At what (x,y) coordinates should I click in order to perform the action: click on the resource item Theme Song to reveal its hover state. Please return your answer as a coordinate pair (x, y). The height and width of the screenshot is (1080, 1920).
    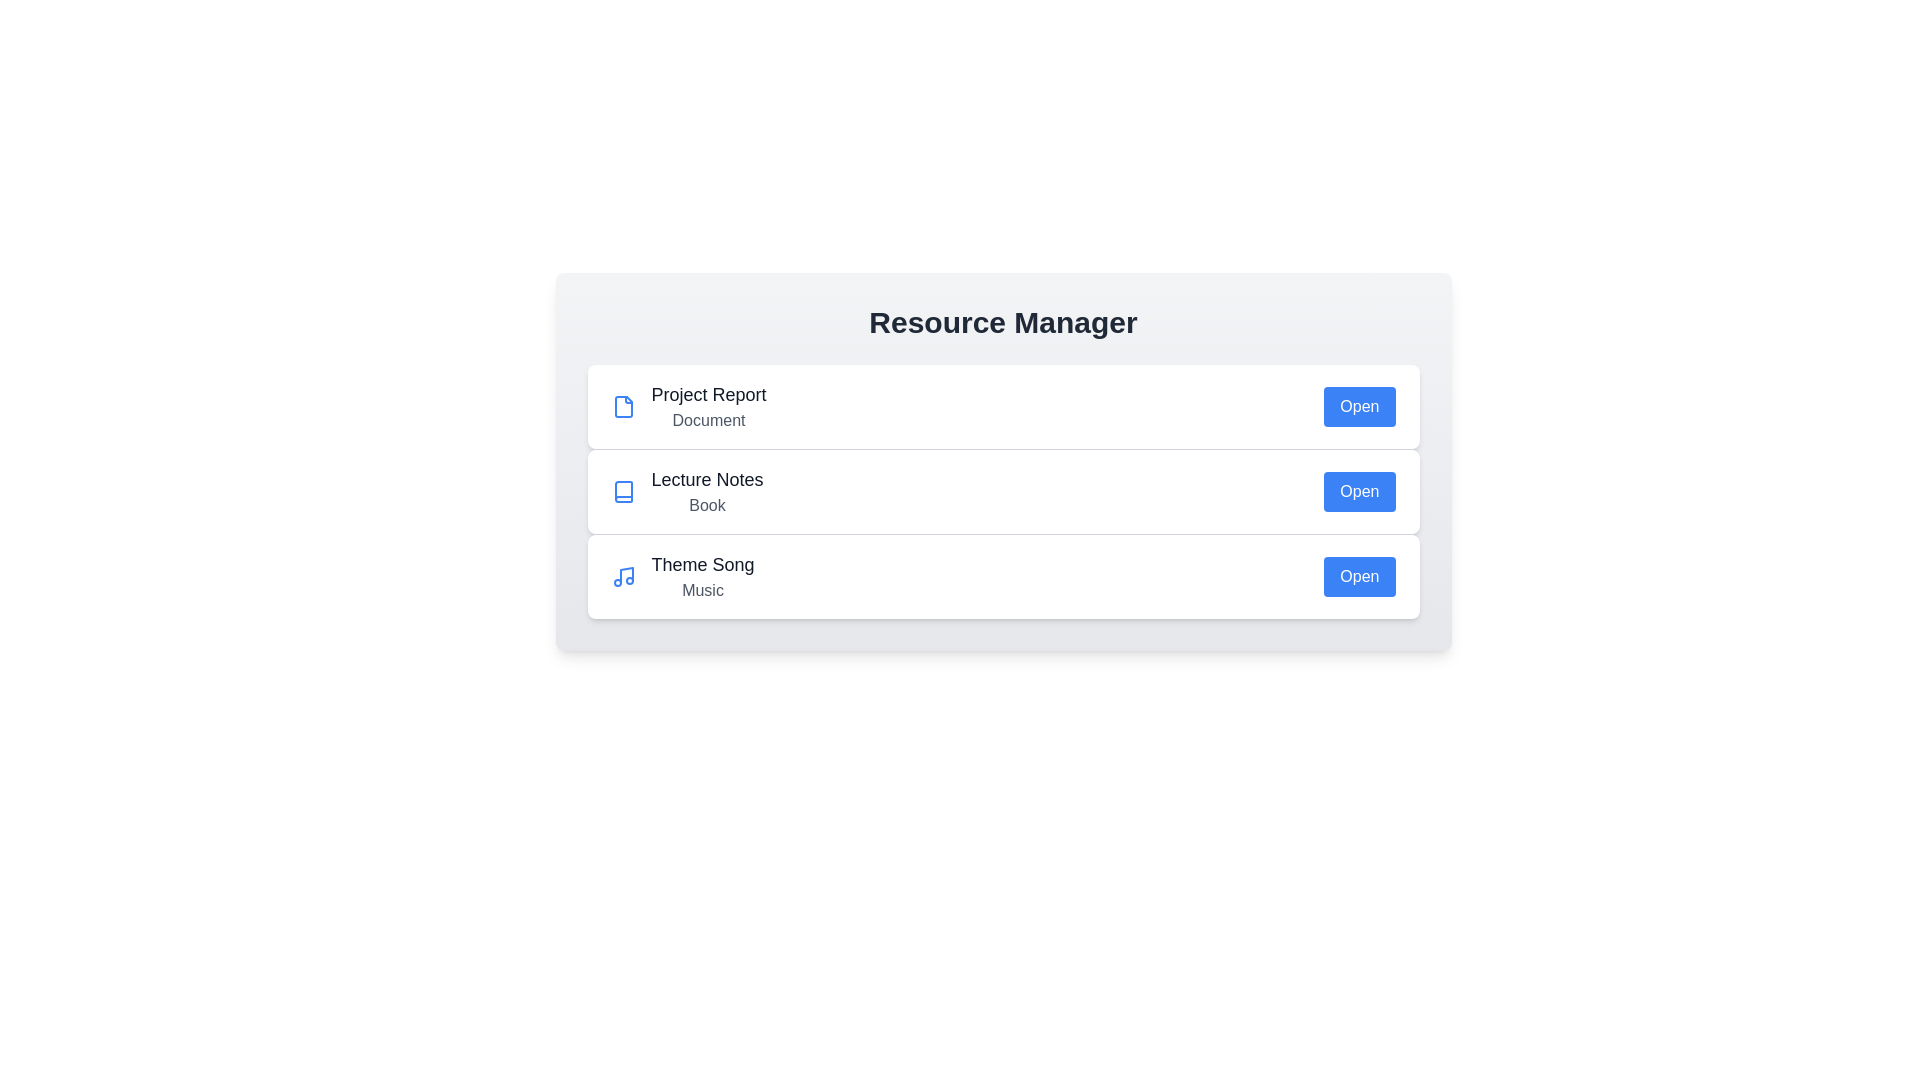
    Looking at the image, I should click on (1003, 576).